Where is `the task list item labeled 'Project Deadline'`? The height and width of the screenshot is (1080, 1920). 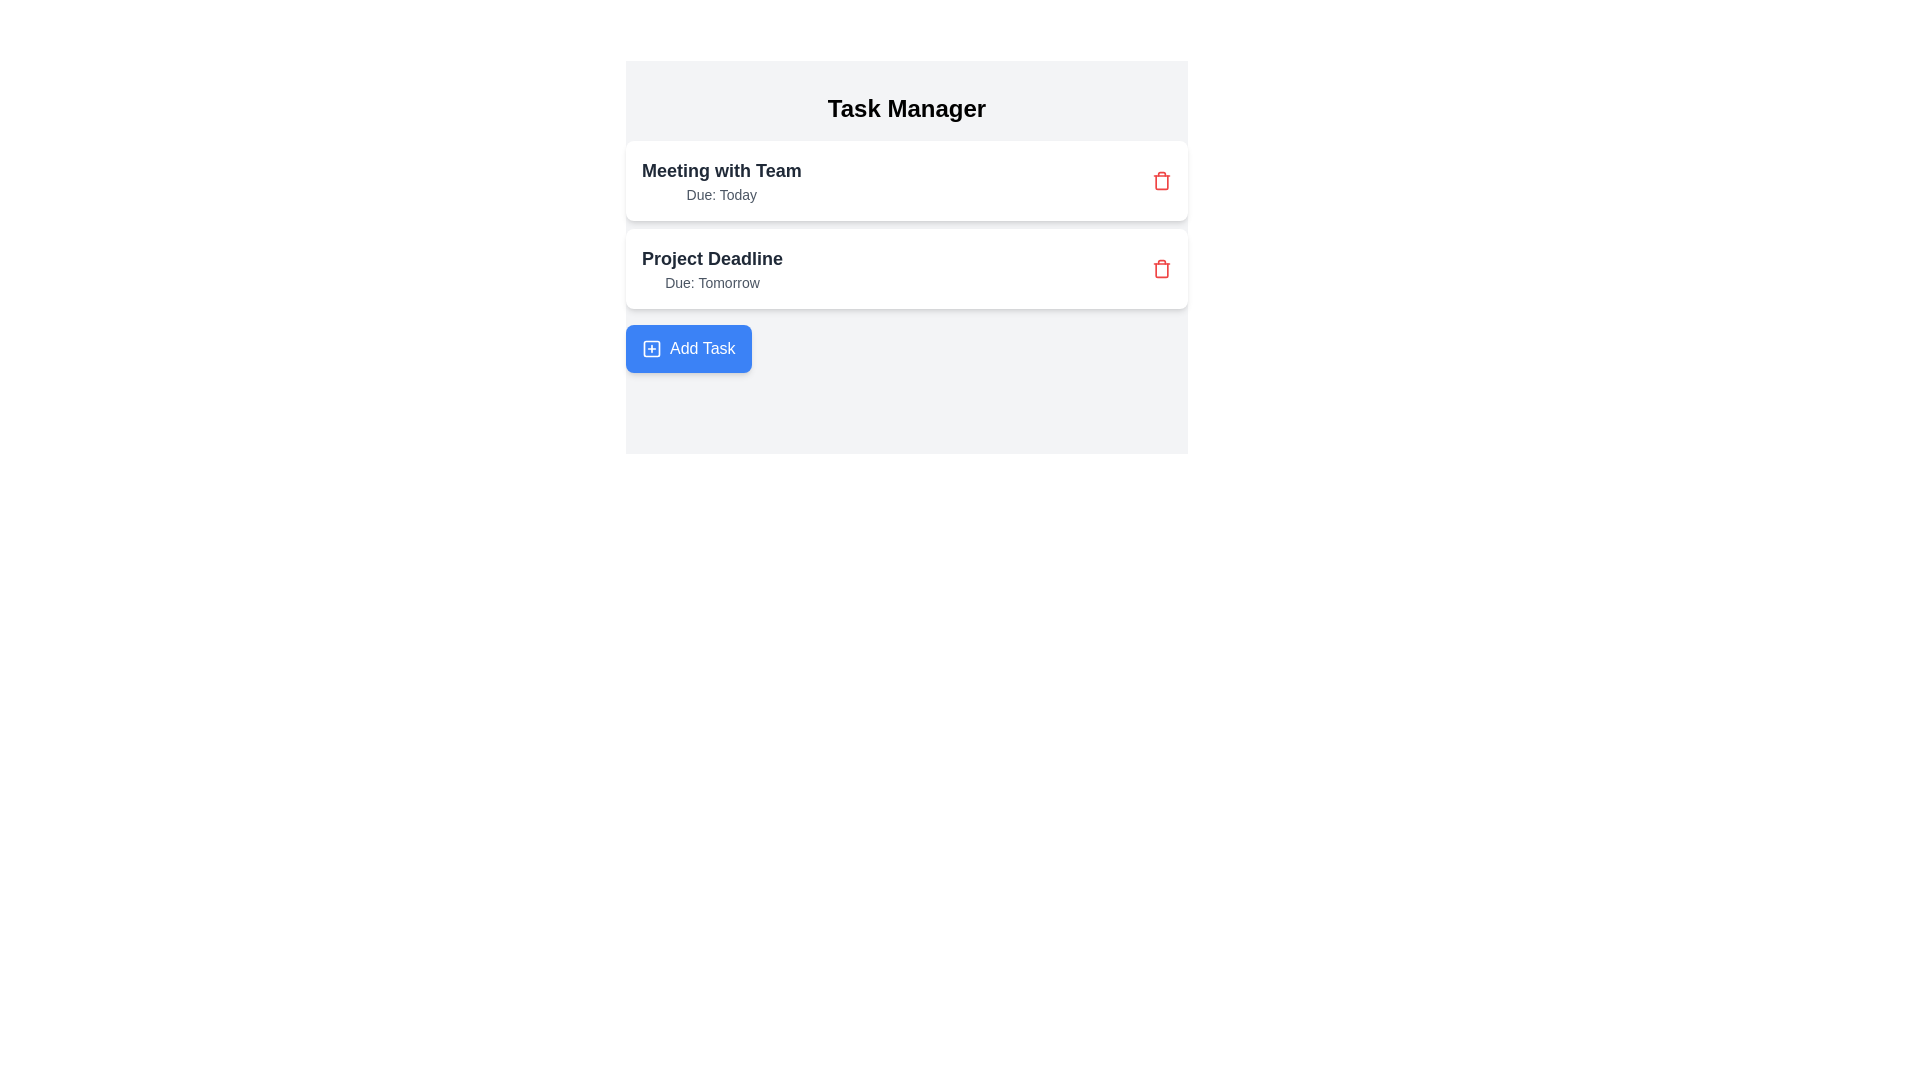
the task list item labeled 'Project Deadline' is located at coordinates (906, 244).